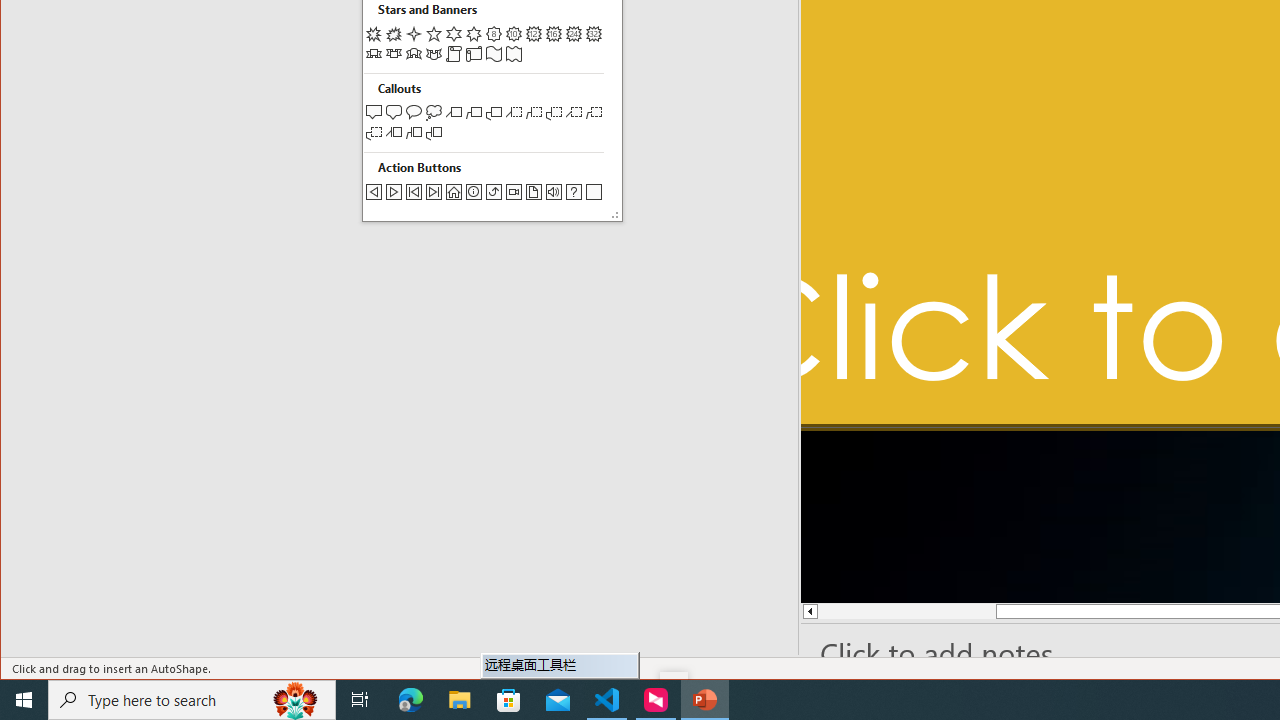 This screenshot has height=720, width=1280. I want to click on 'Type here to search', so click(192, 698).